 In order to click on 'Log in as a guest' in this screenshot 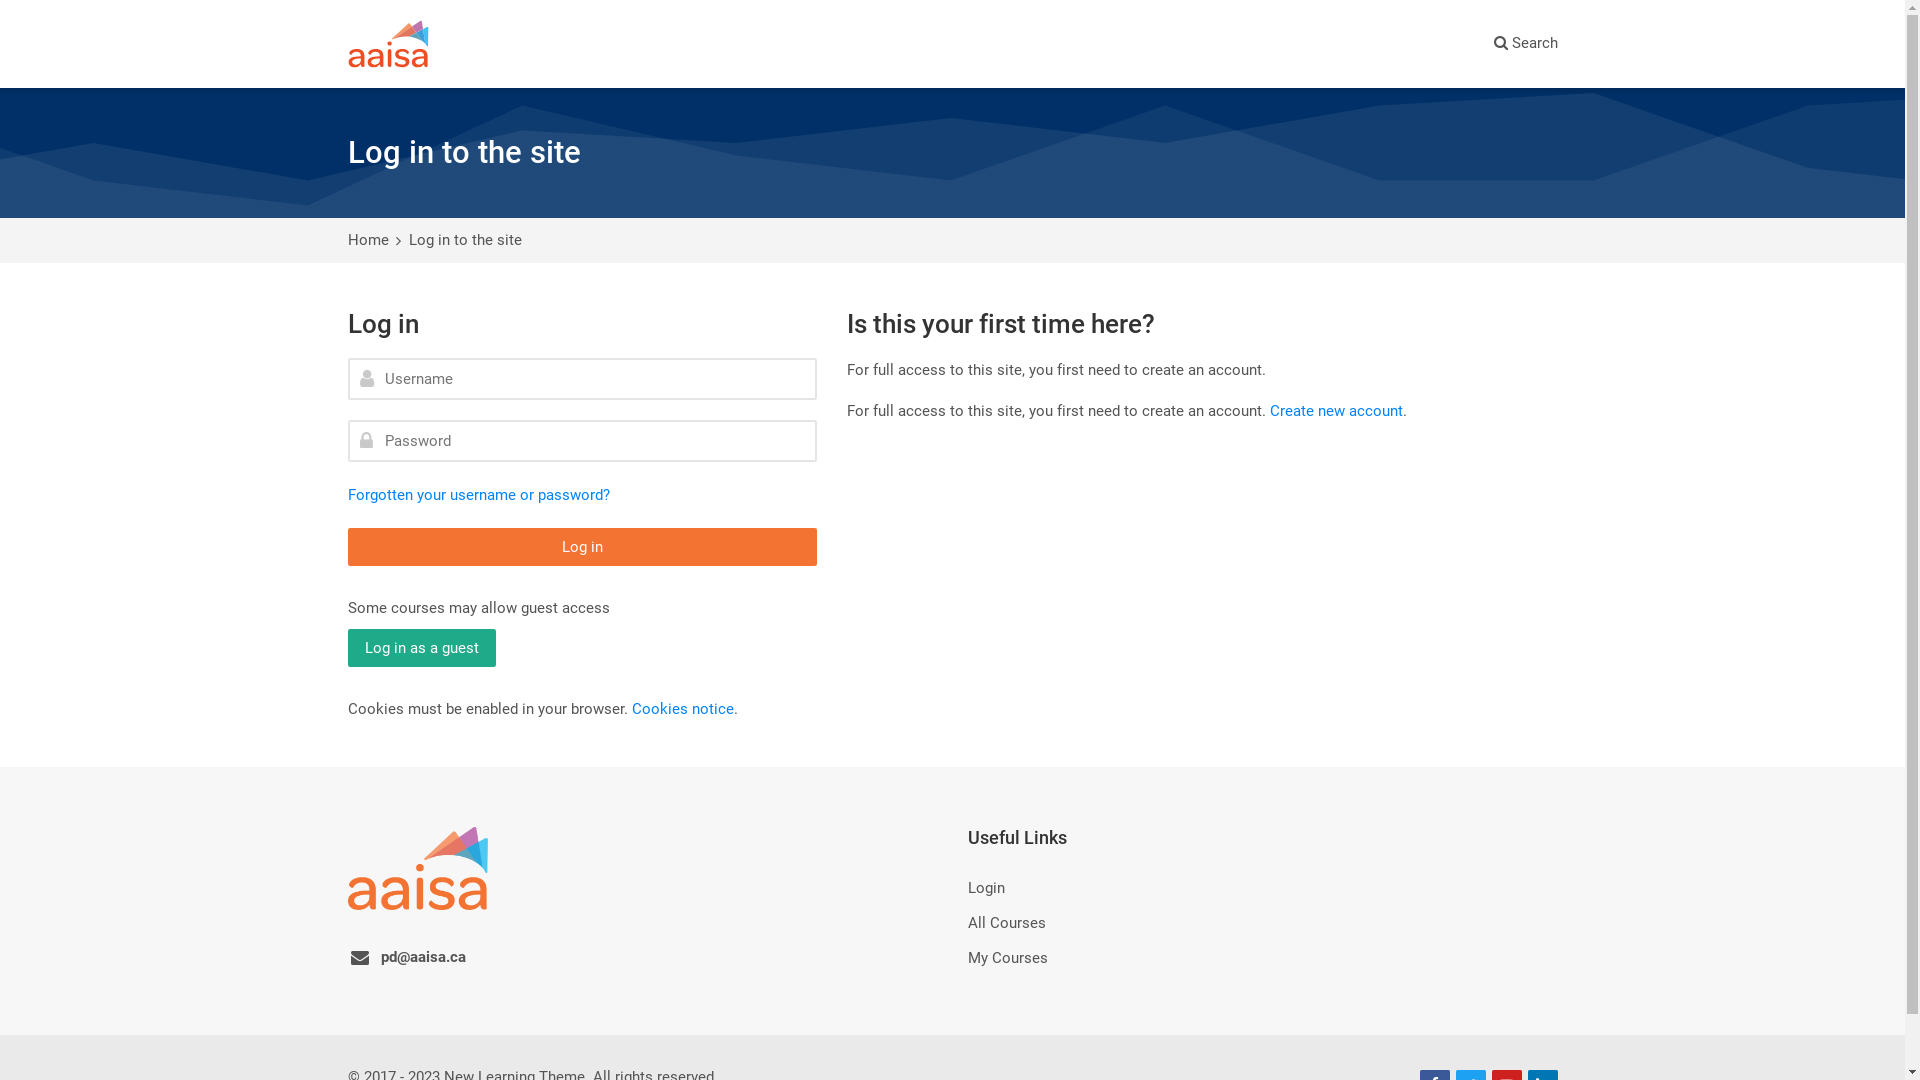, I will do `click(347, 648)`.